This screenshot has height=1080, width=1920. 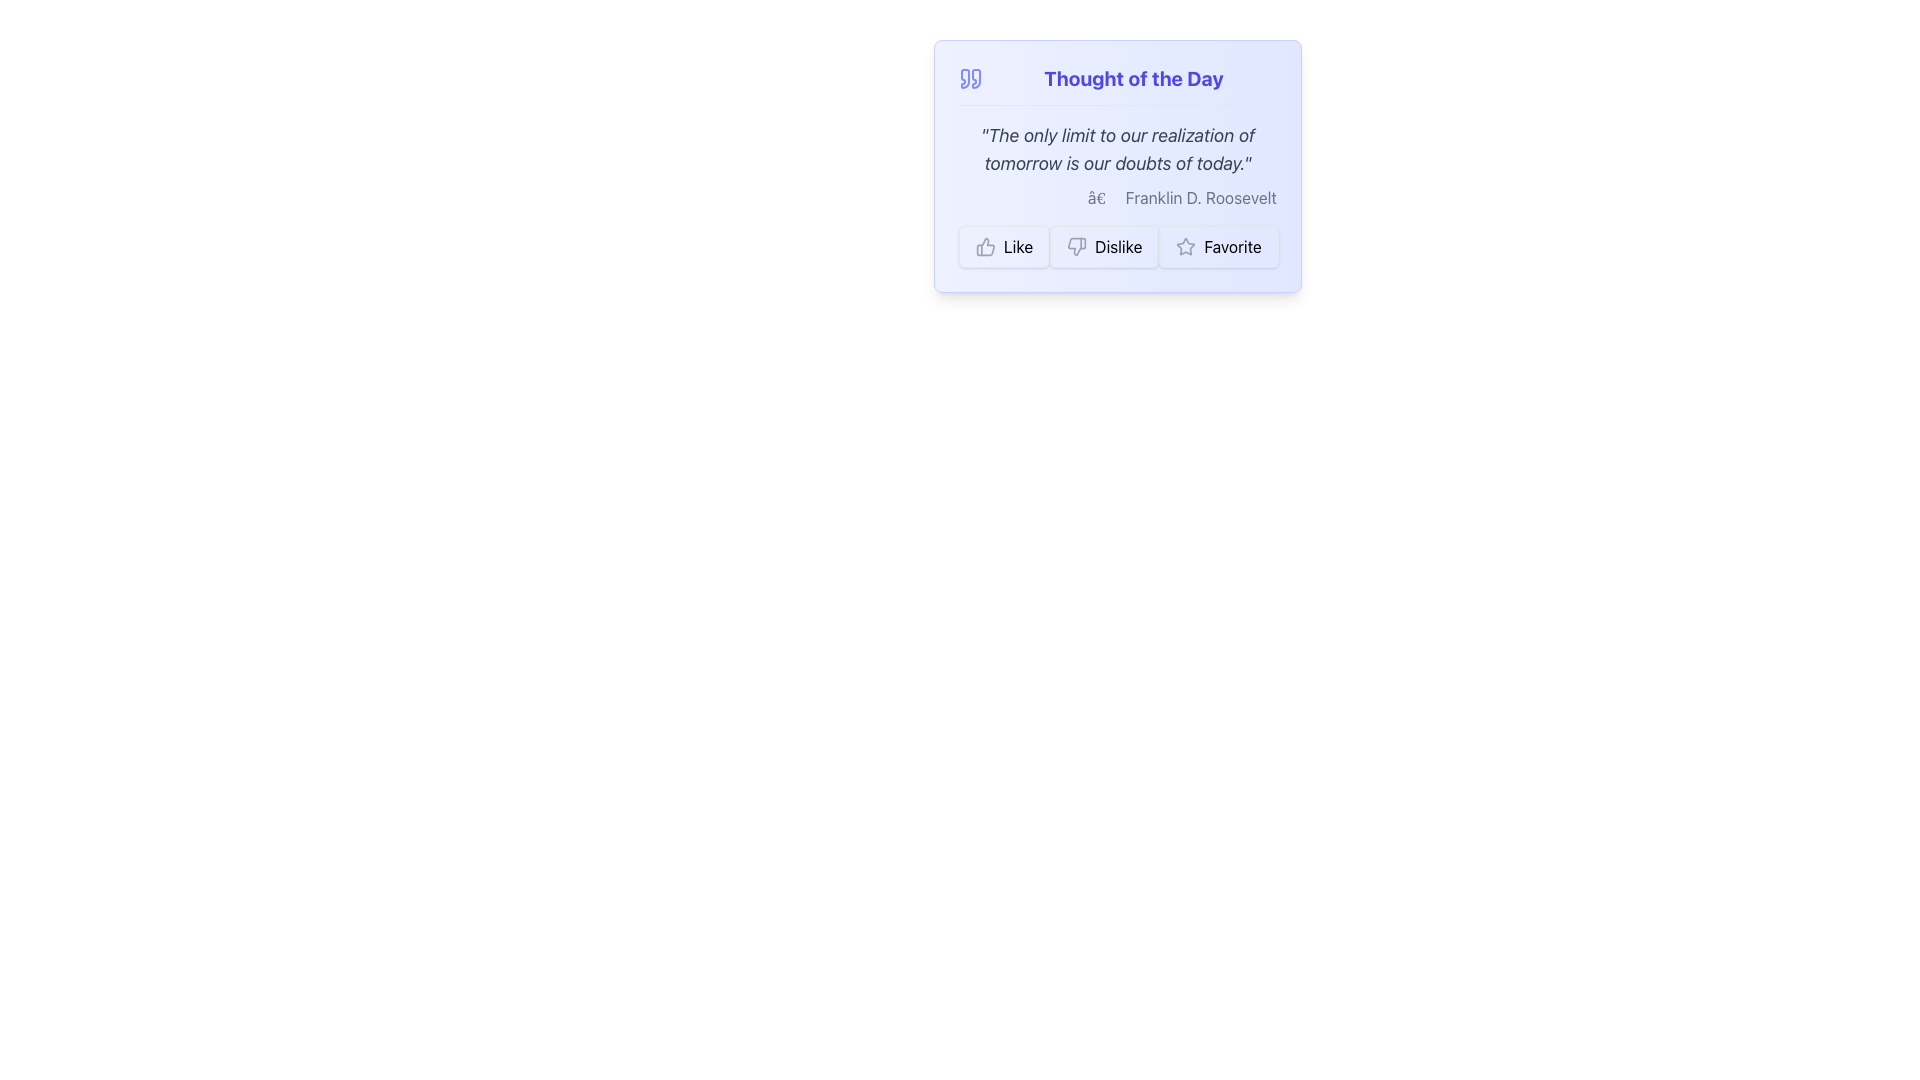 I want to click on the attribution text reading 'â€” Franklin D. Roosevelt' which is aligned to the right and positioned below the quote text, just above the interactive buttons, so click(x=1117, y=197).